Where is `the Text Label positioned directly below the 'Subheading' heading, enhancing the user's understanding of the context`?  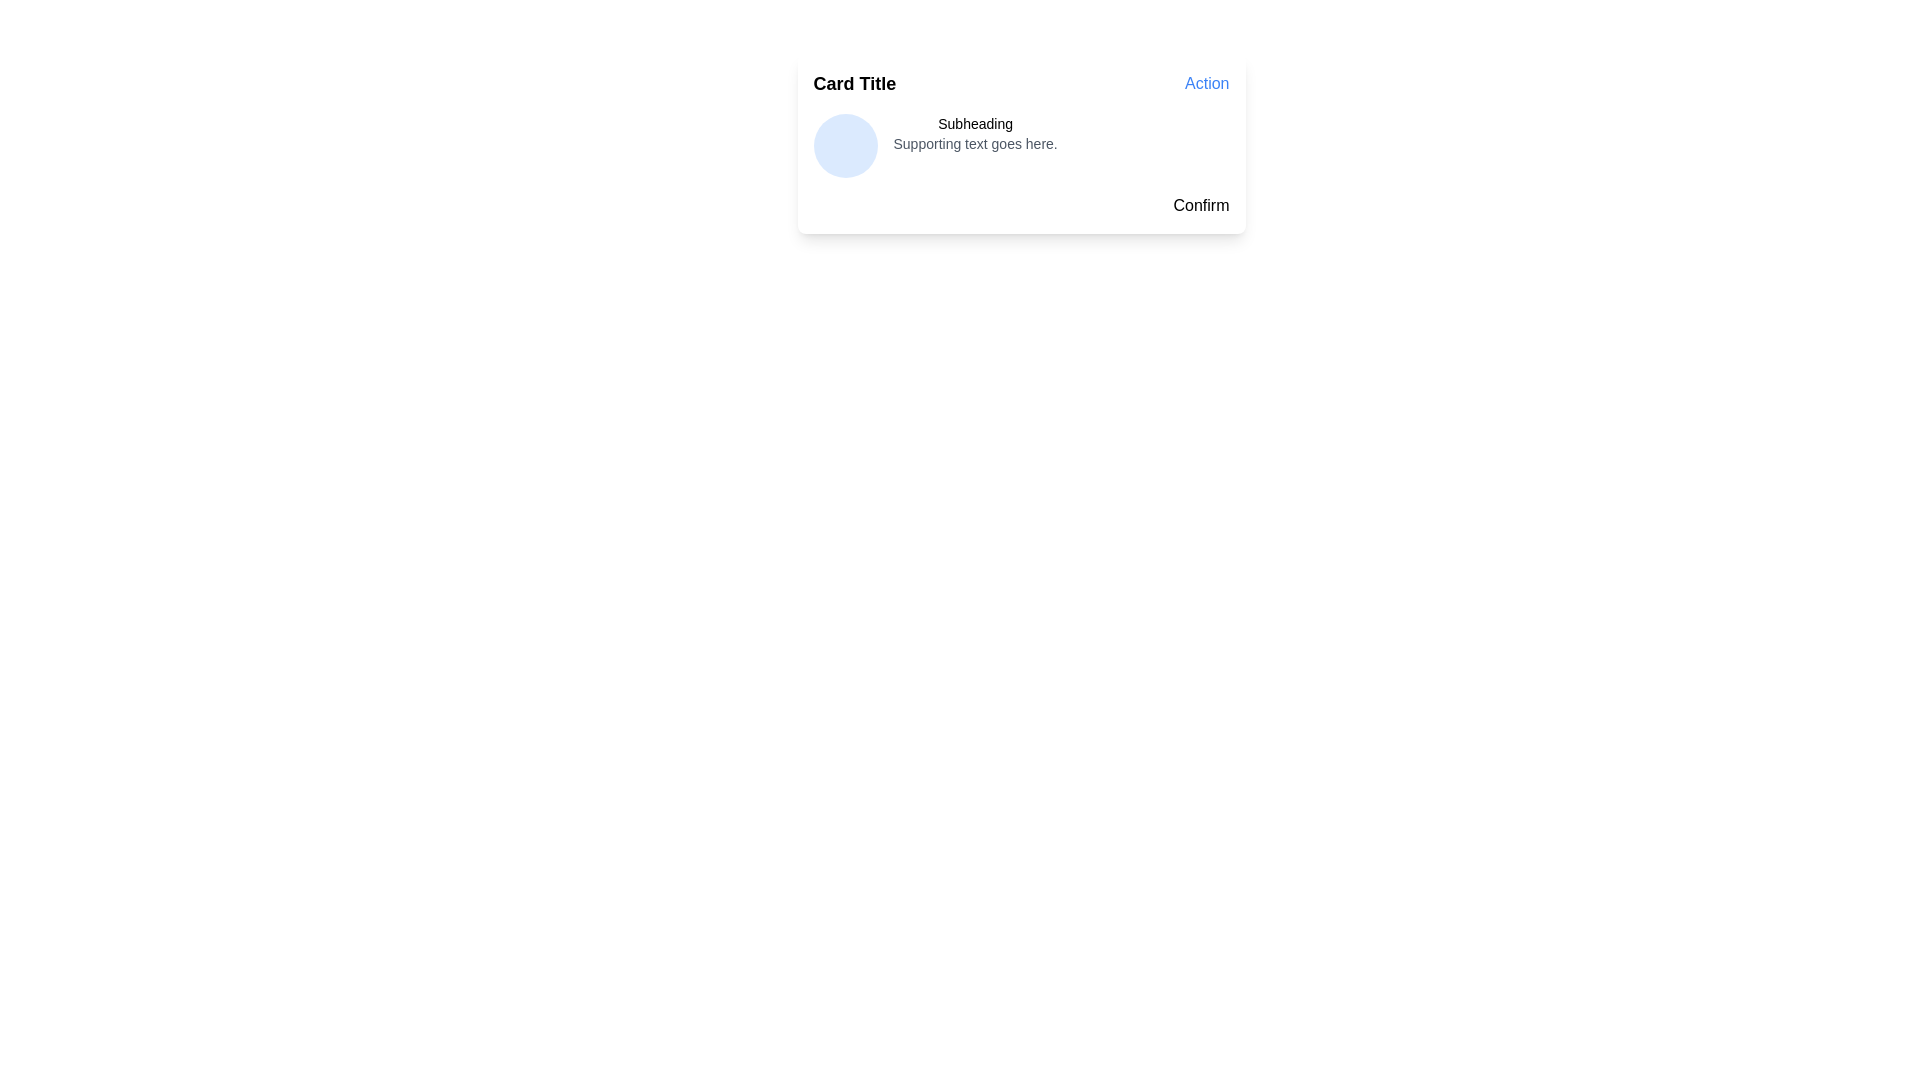 the Text Label positioned directly below the 'Subheading' heading, enhancing the user's understanding of the context is located at coordinates (975, 142).